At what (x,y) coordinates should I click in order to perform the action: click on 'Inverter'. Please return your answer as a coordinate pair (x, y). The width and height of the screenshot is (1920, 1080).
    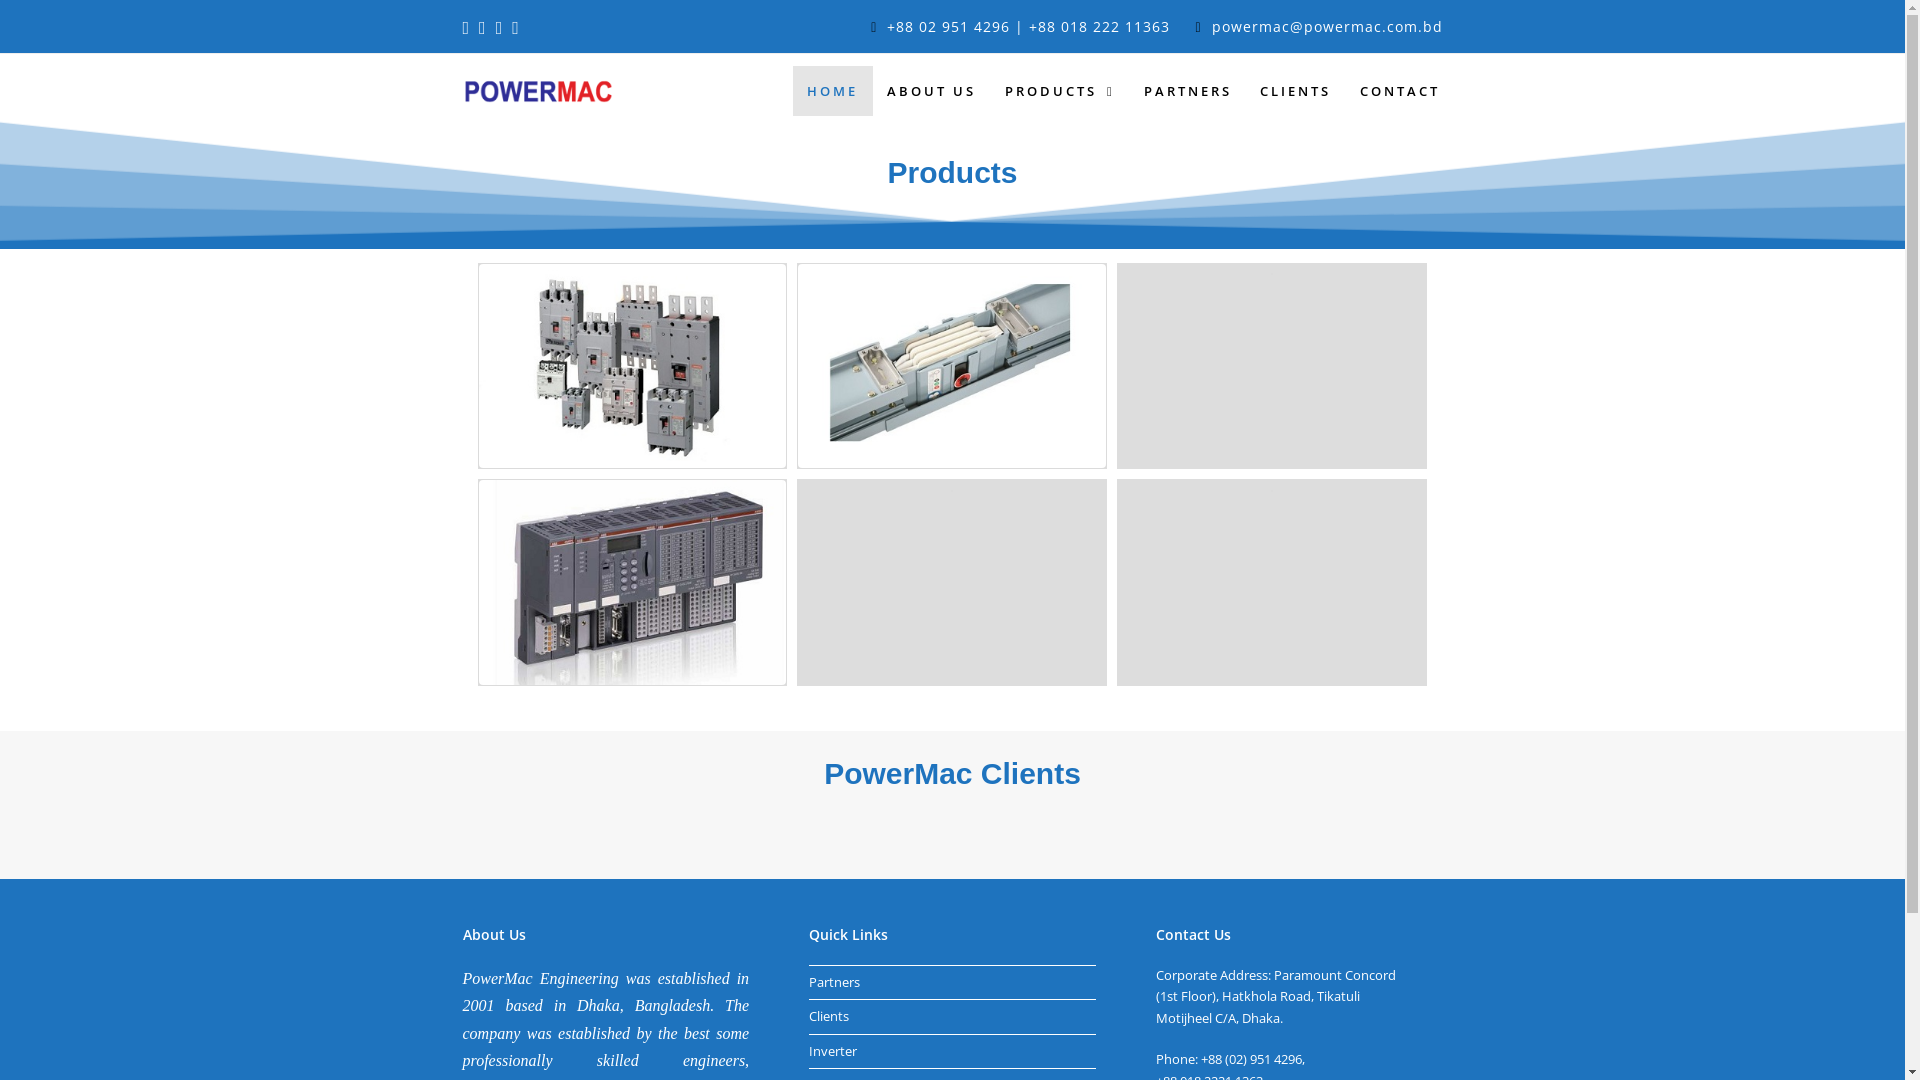
    Looking at the image, I should click on (833, 1049).